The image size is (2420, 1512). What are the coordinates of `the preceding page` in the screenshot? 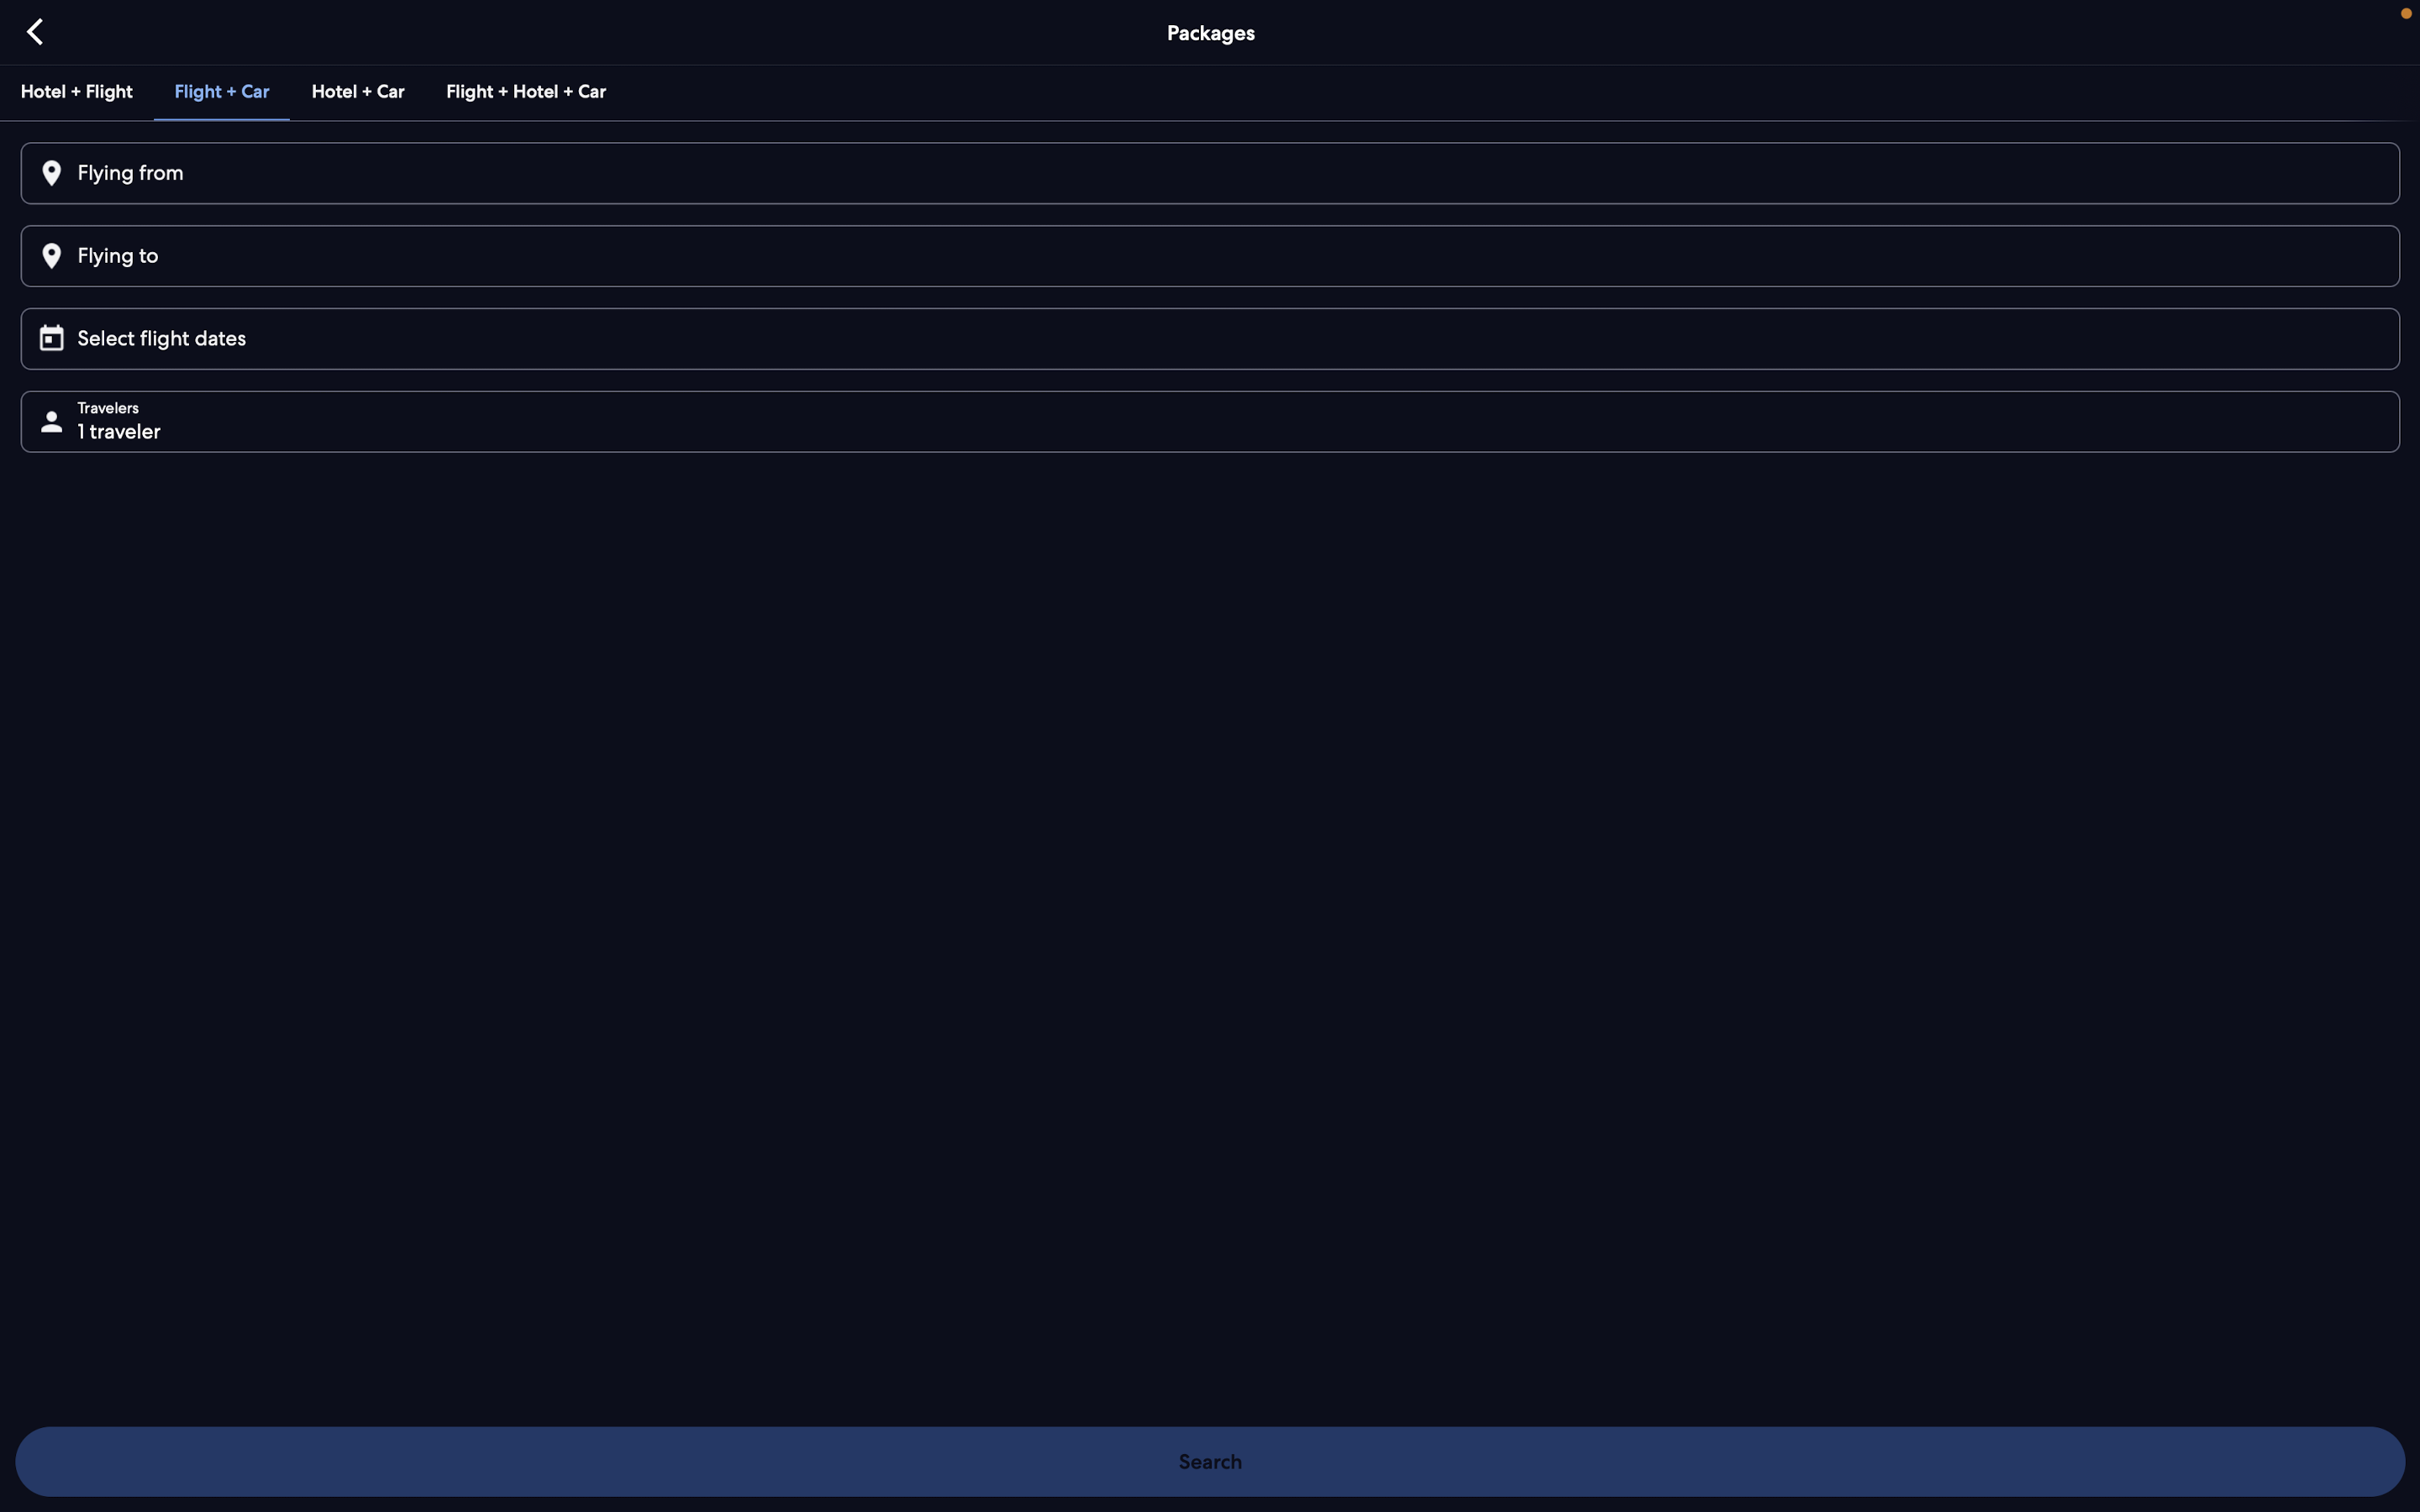 It's located at (36, 30).